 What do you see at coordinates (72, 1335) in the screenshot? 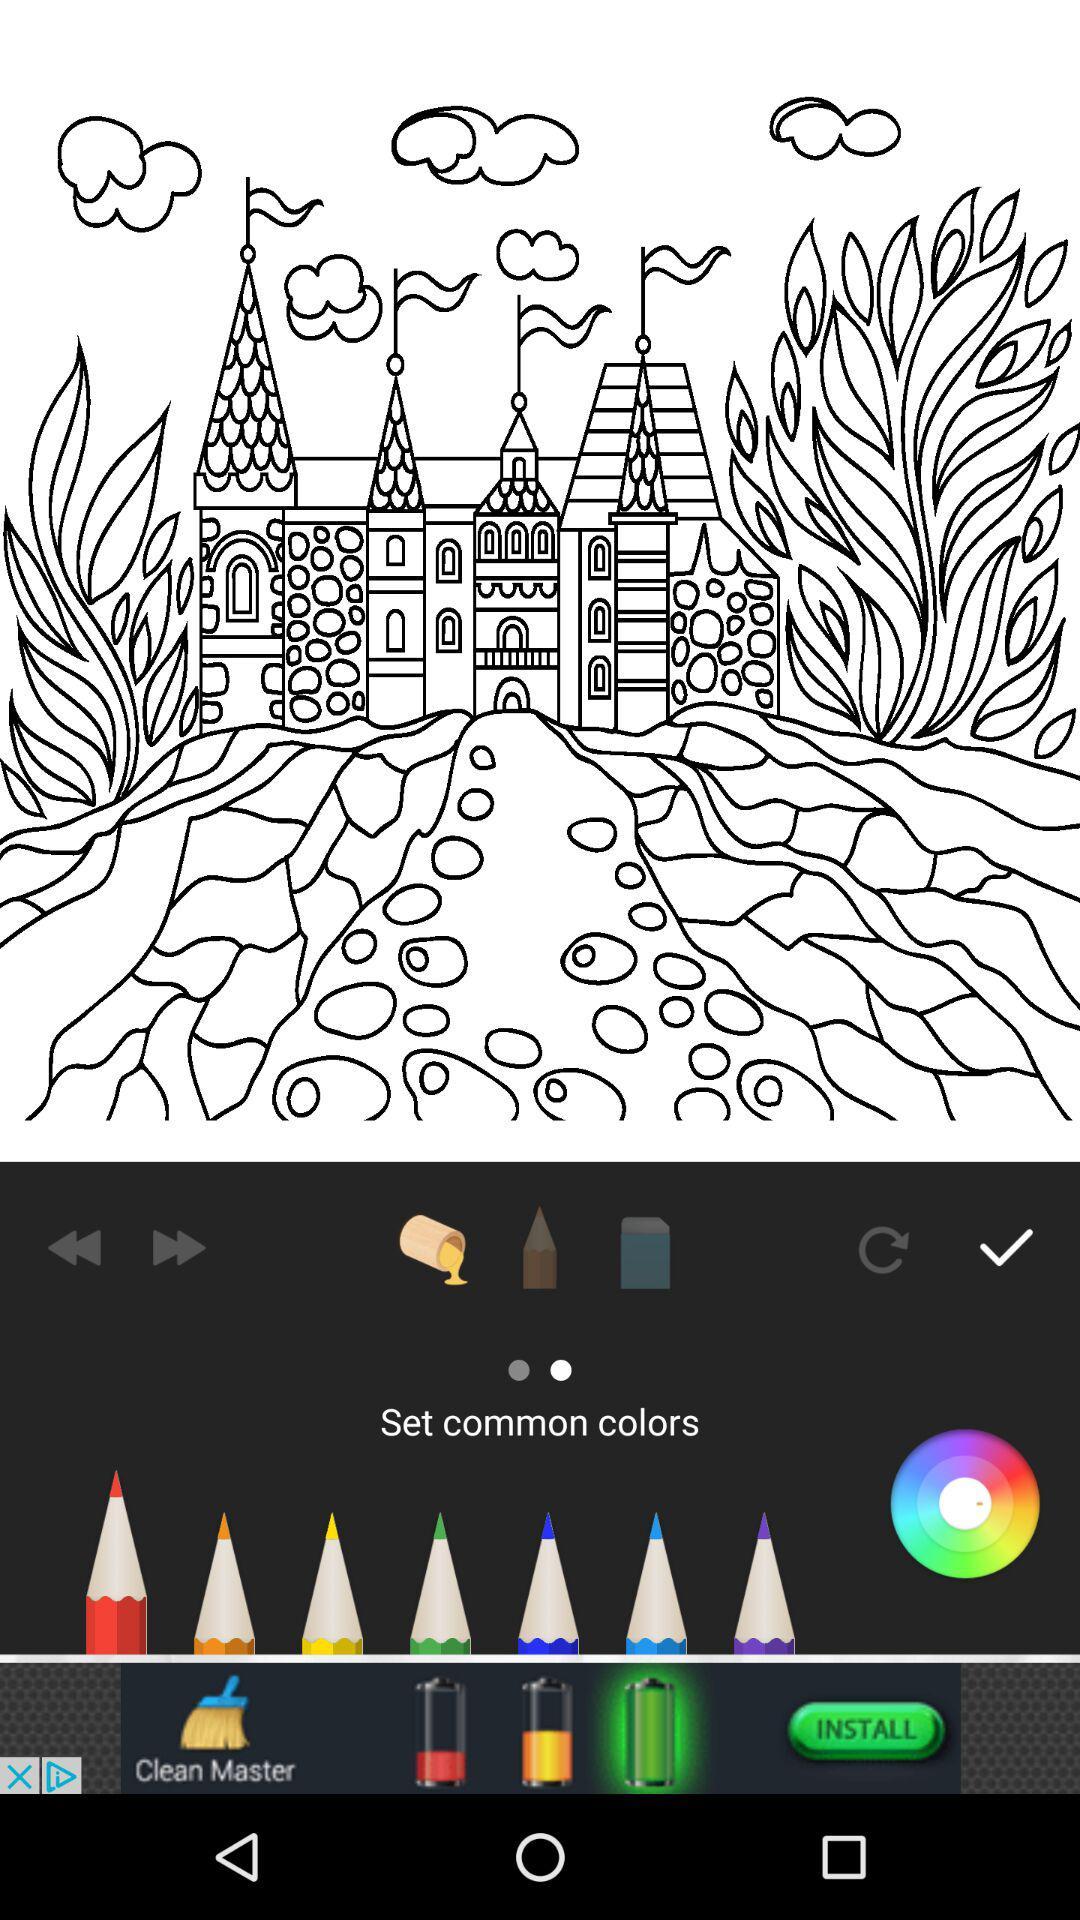
I see `the av_rewind icon` at bounding box center [72, 1335].